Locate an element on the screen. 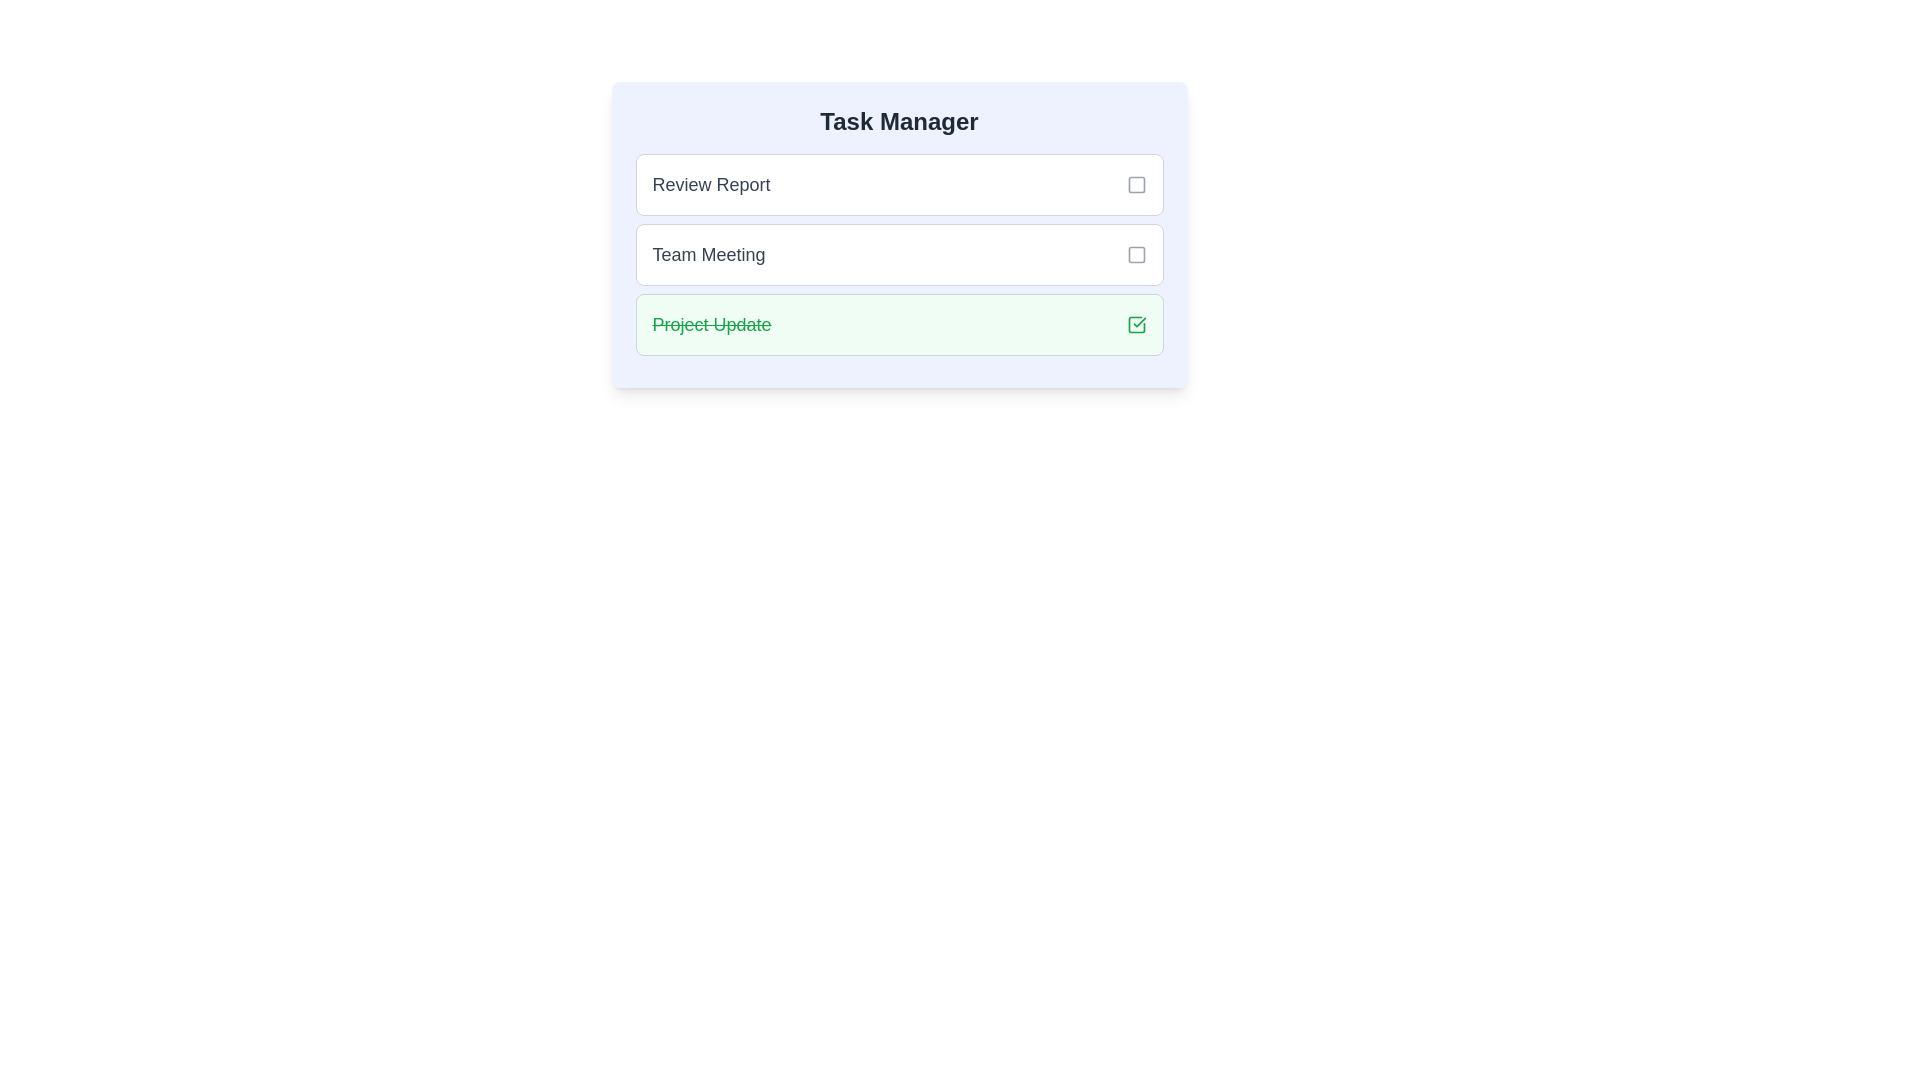  the graphical frame serving as a visual boundary for the checkmark symbol, located at the far-right of the third row in the 'Task Manager' interface, adjacent to the green-highlighted 'Project Update' label is located at coordinates (1136, 323).